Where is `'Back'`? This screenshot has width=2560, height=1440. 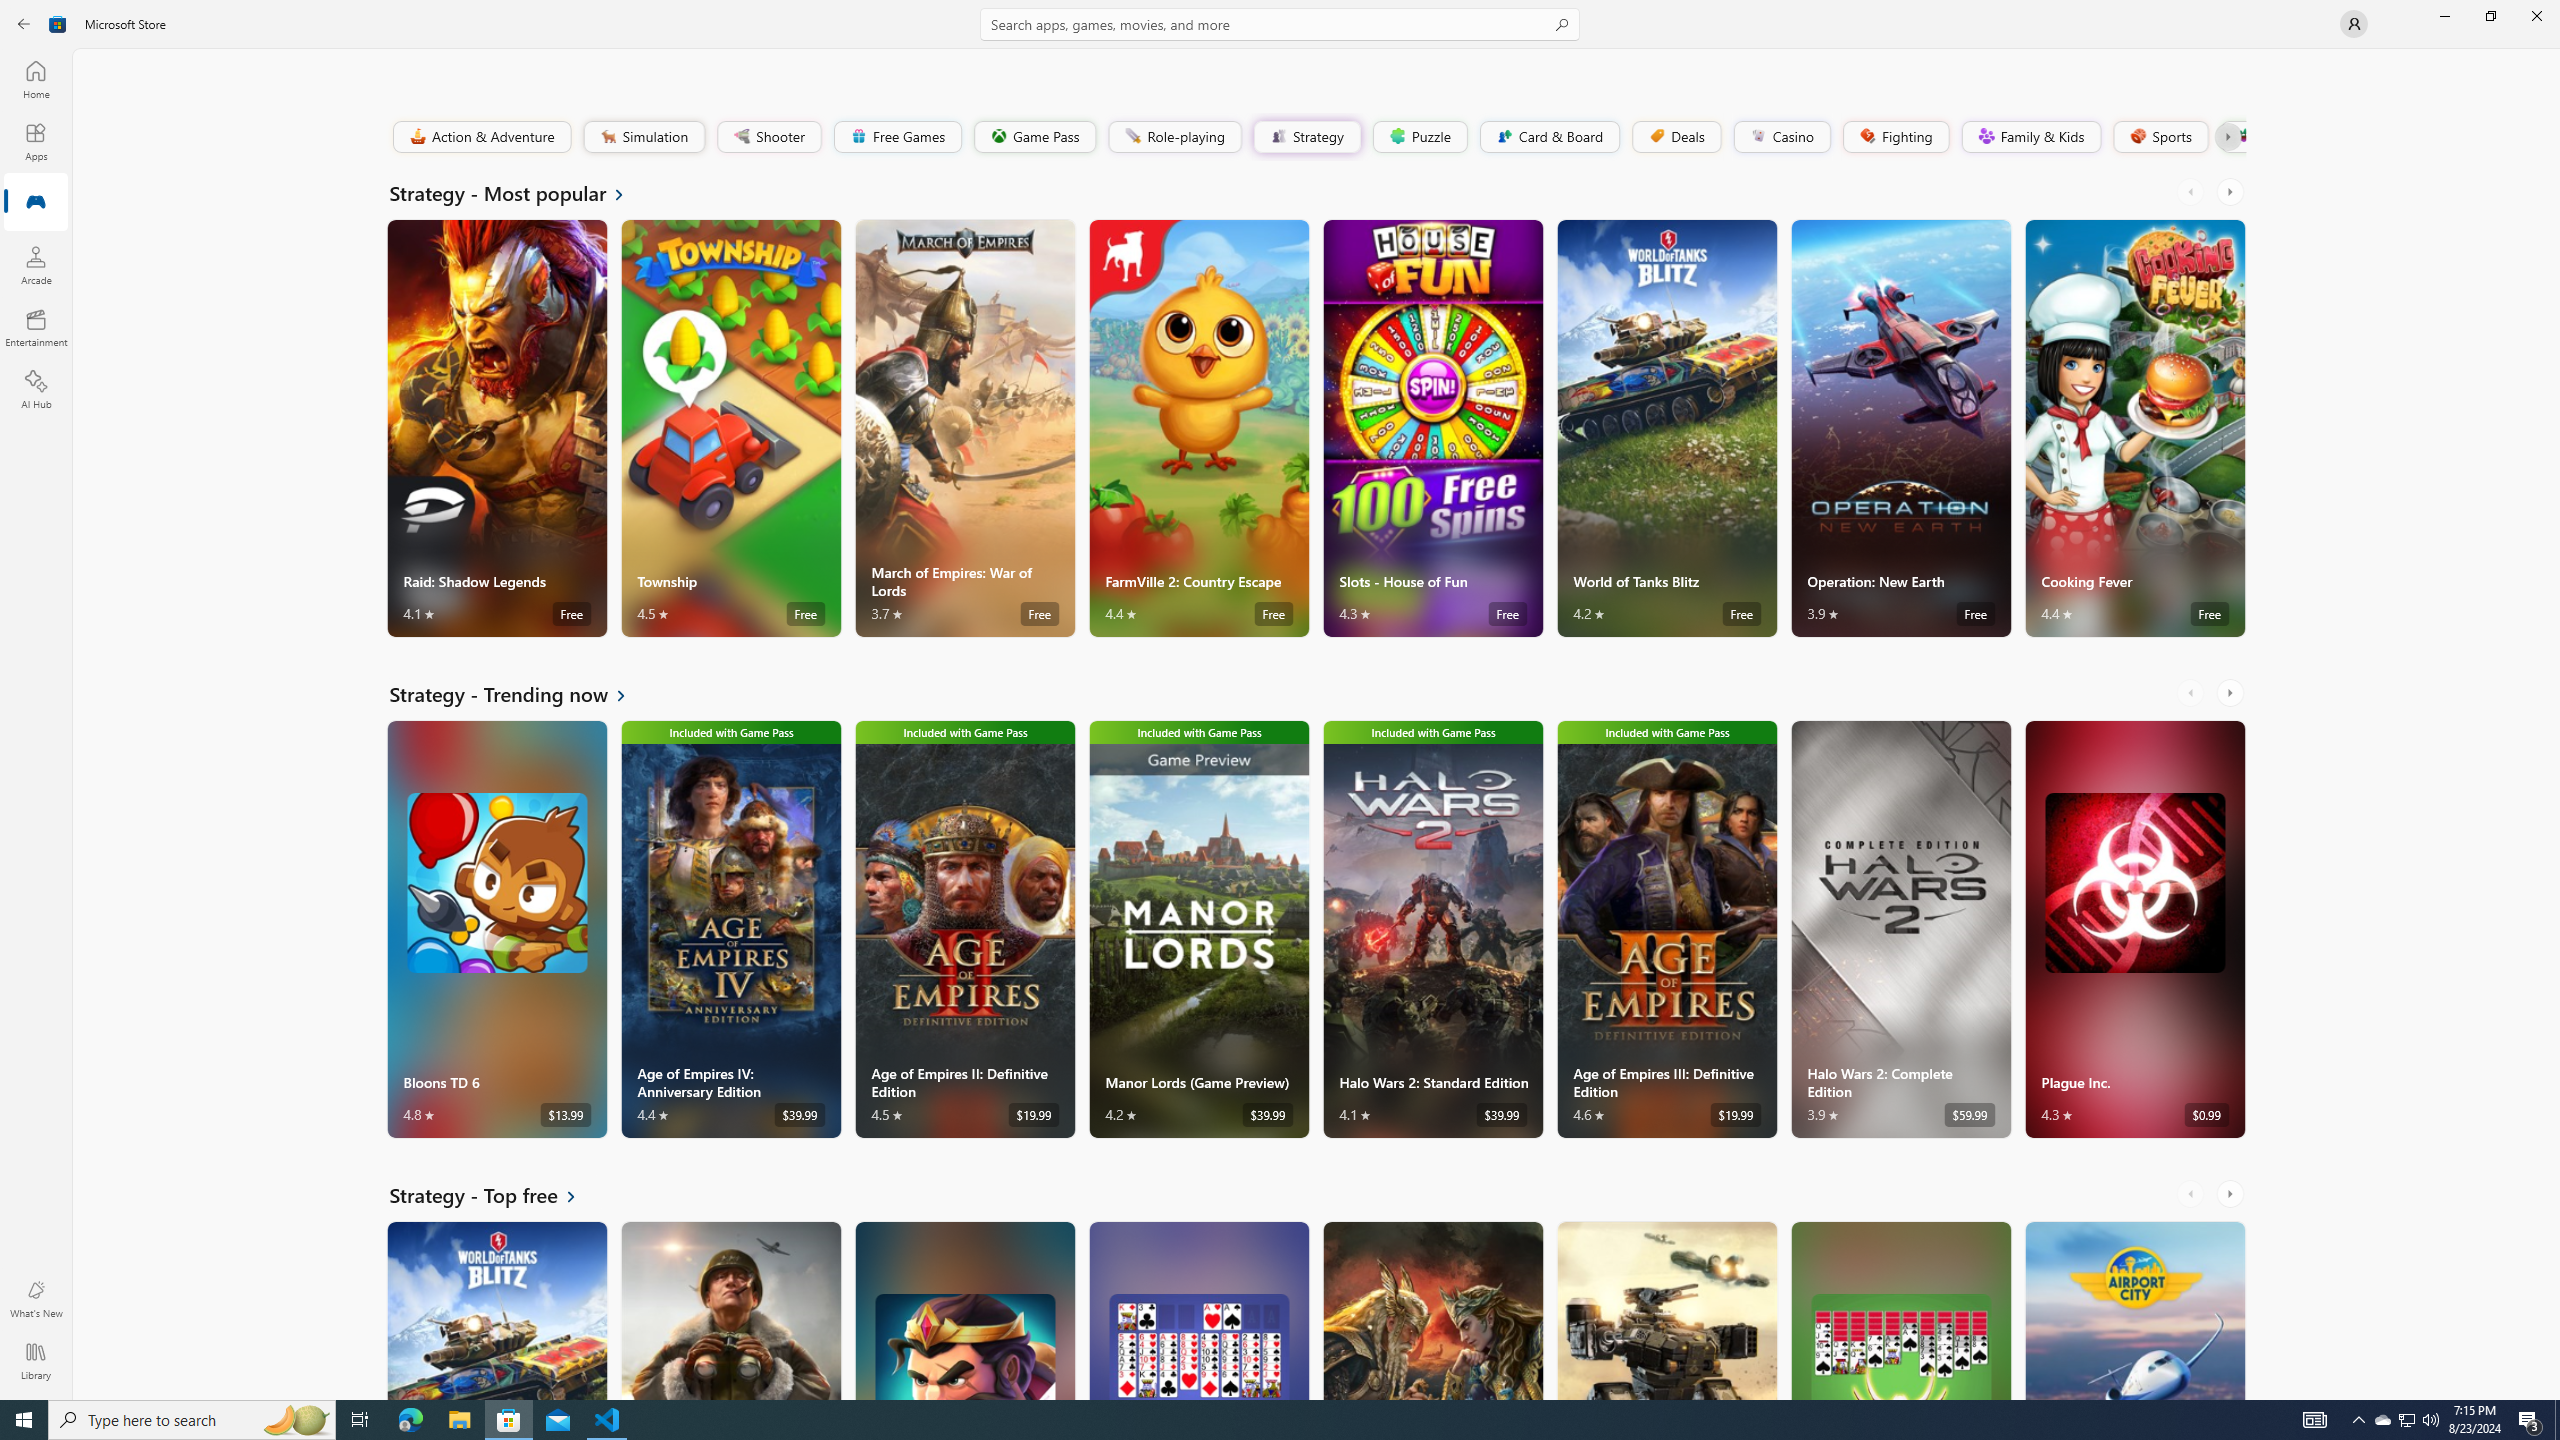
'Back' is located at coordinates (24, 22).